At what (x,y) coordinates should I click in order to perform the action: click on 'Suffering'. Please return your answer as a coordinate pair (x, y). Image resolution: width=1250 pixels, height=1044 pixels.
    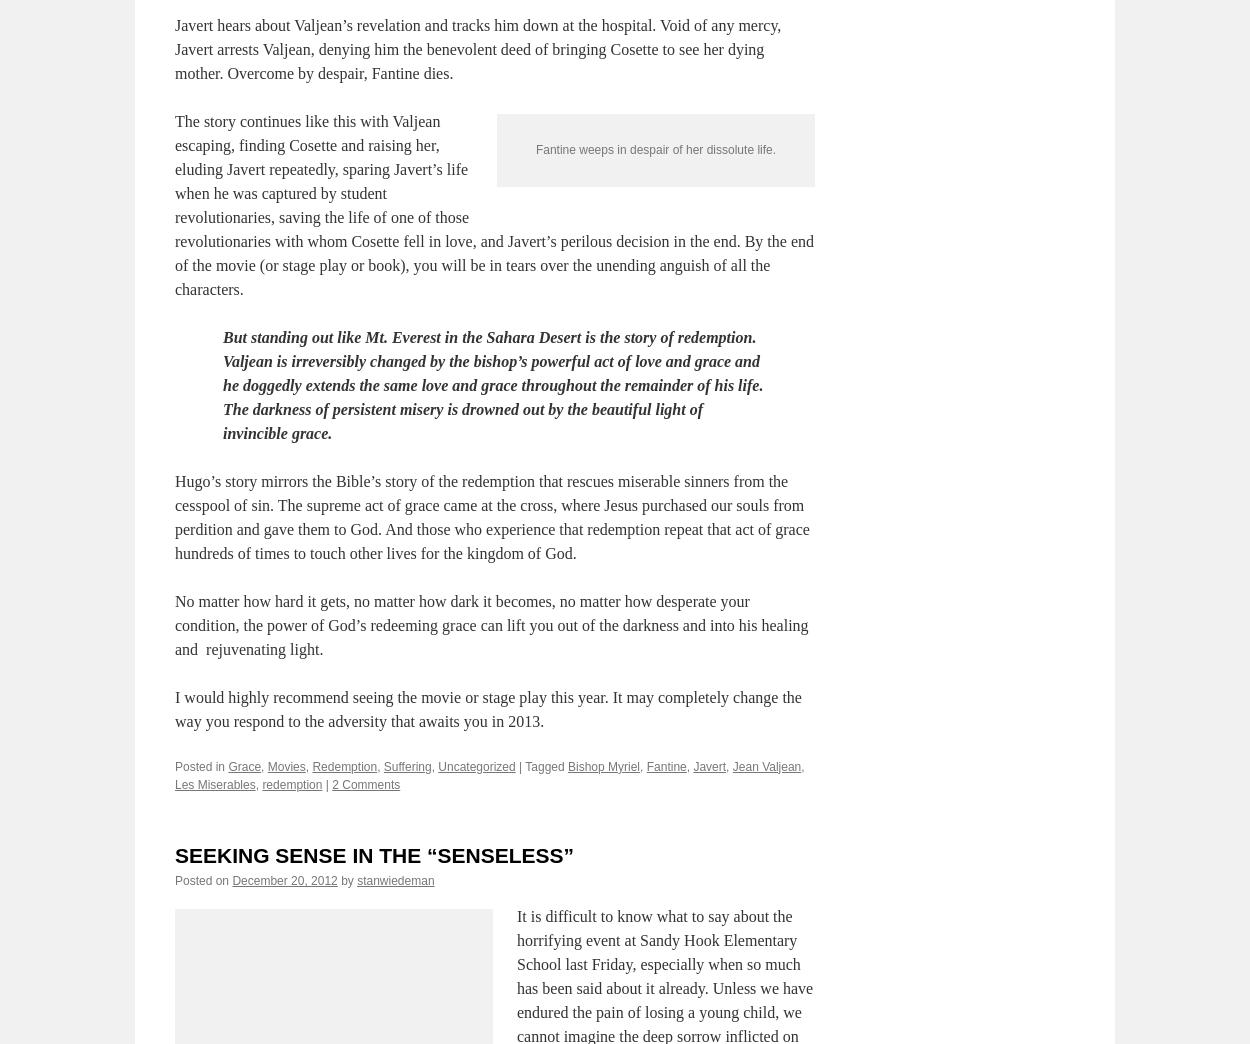
    Looking at the image, I should click on (407, 862).